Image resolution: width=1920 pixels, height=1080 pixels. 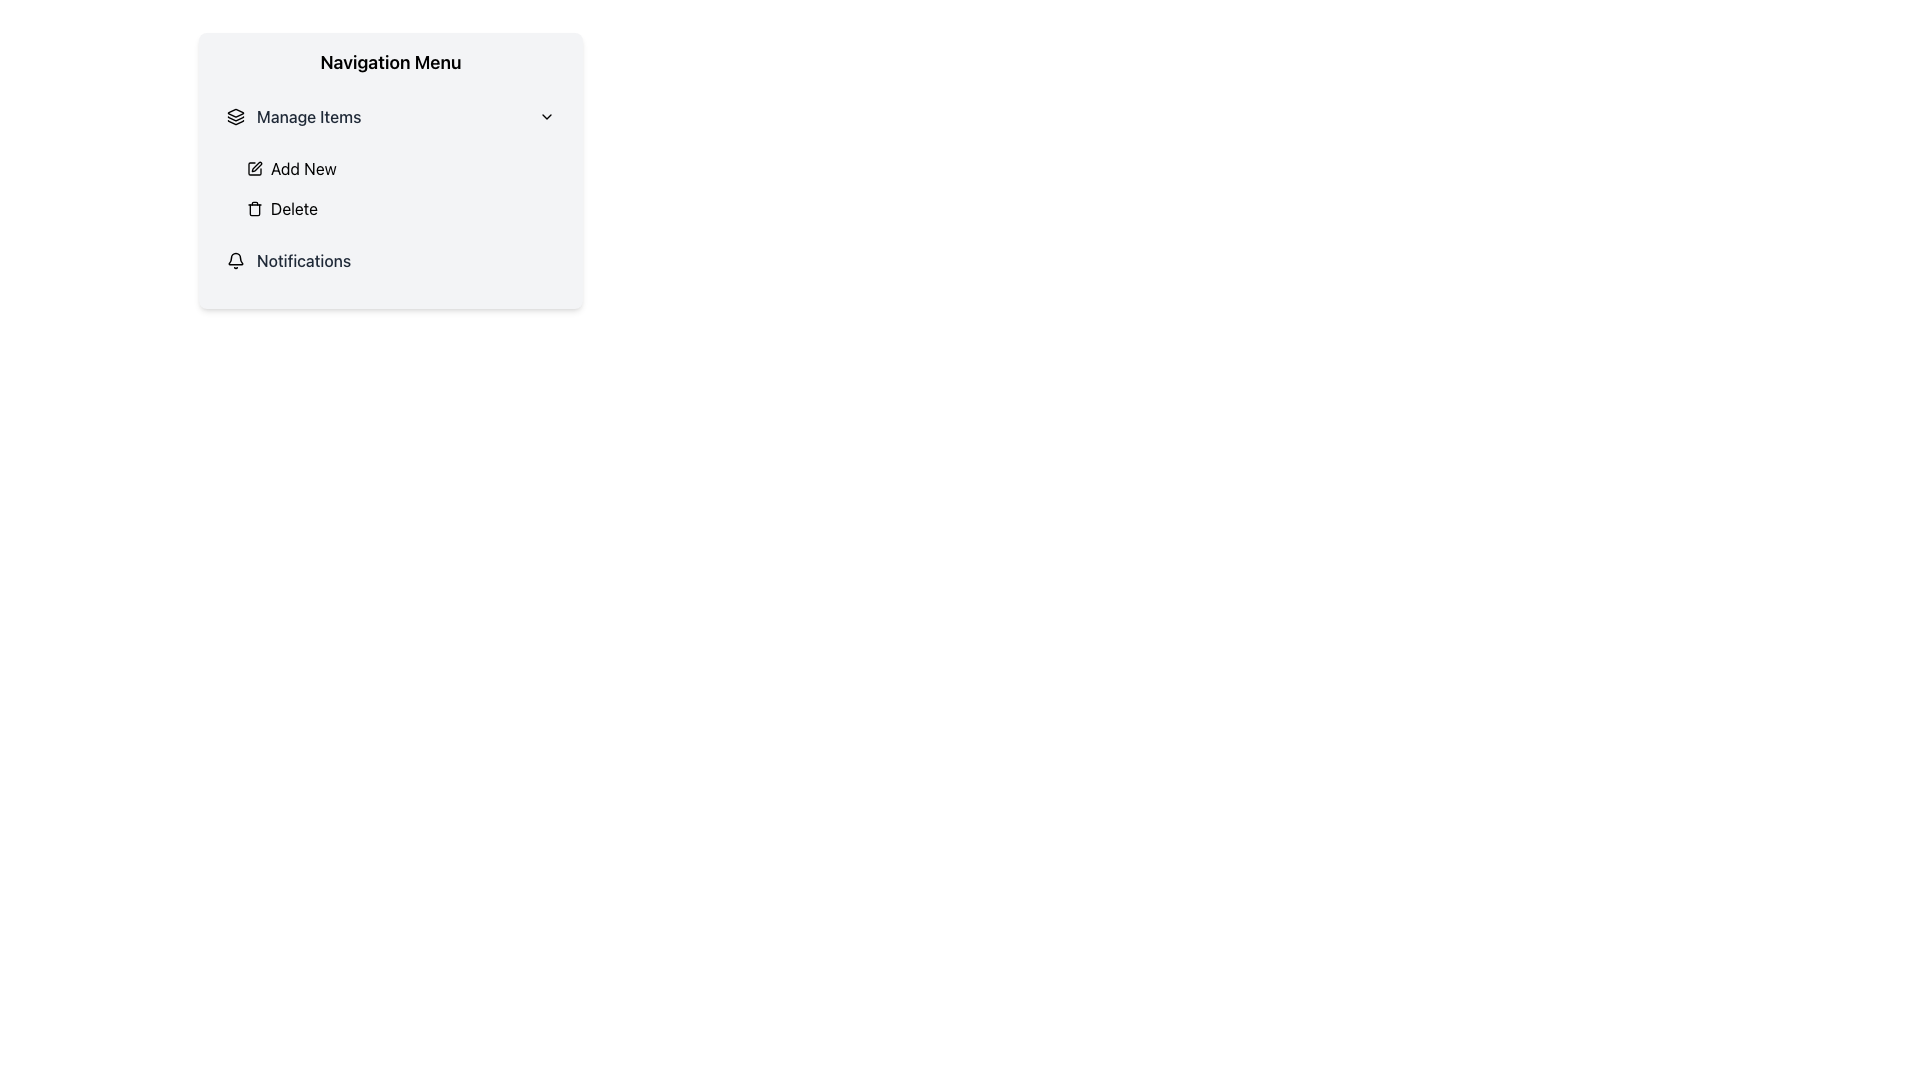 What do you see at coordinates (253, 168) in the screenshot?
I see `the first icon in the 'Navigation Menu' dropdown, which is a minimalist square outline graphic without text, located next to the 'Add New' label` at bounding box center [253, 168].